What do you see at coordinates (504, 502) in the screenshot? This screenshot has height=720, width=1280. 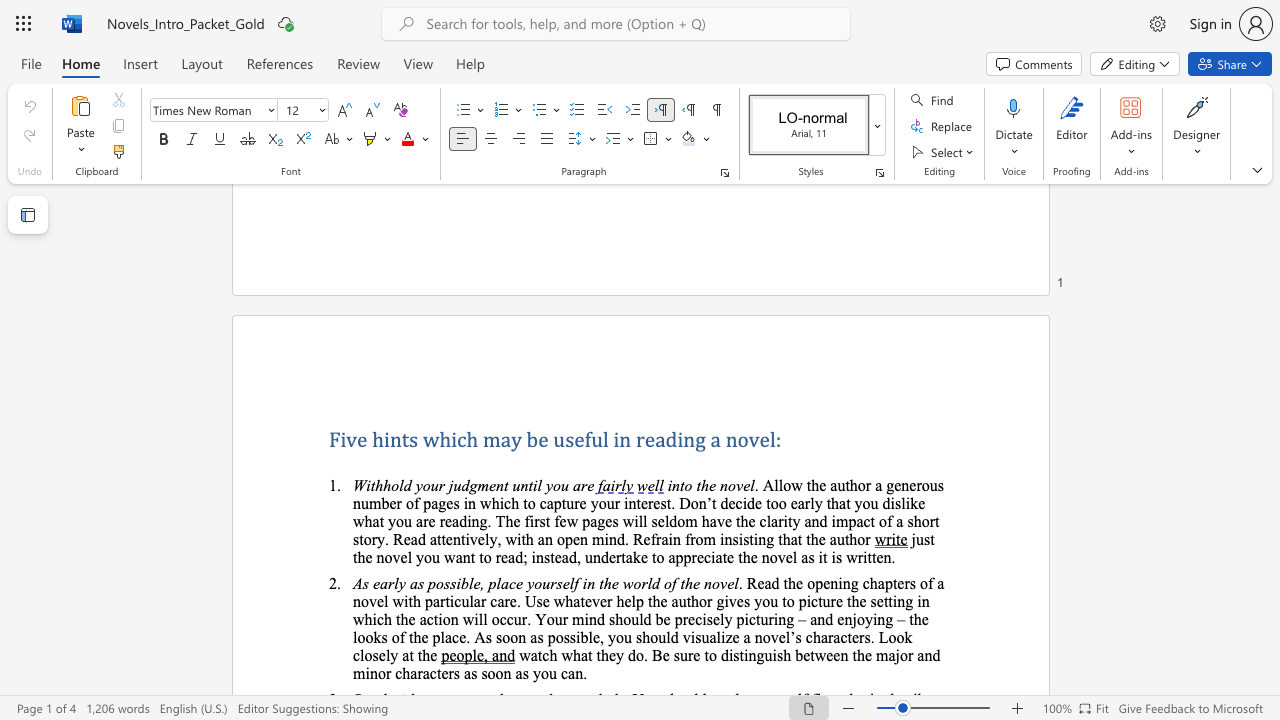 I see `the subset text "ch to capture yo" within the text ". Allow the author a generous number of pages in which to capture your interest."` at bounding box center [504, 502].